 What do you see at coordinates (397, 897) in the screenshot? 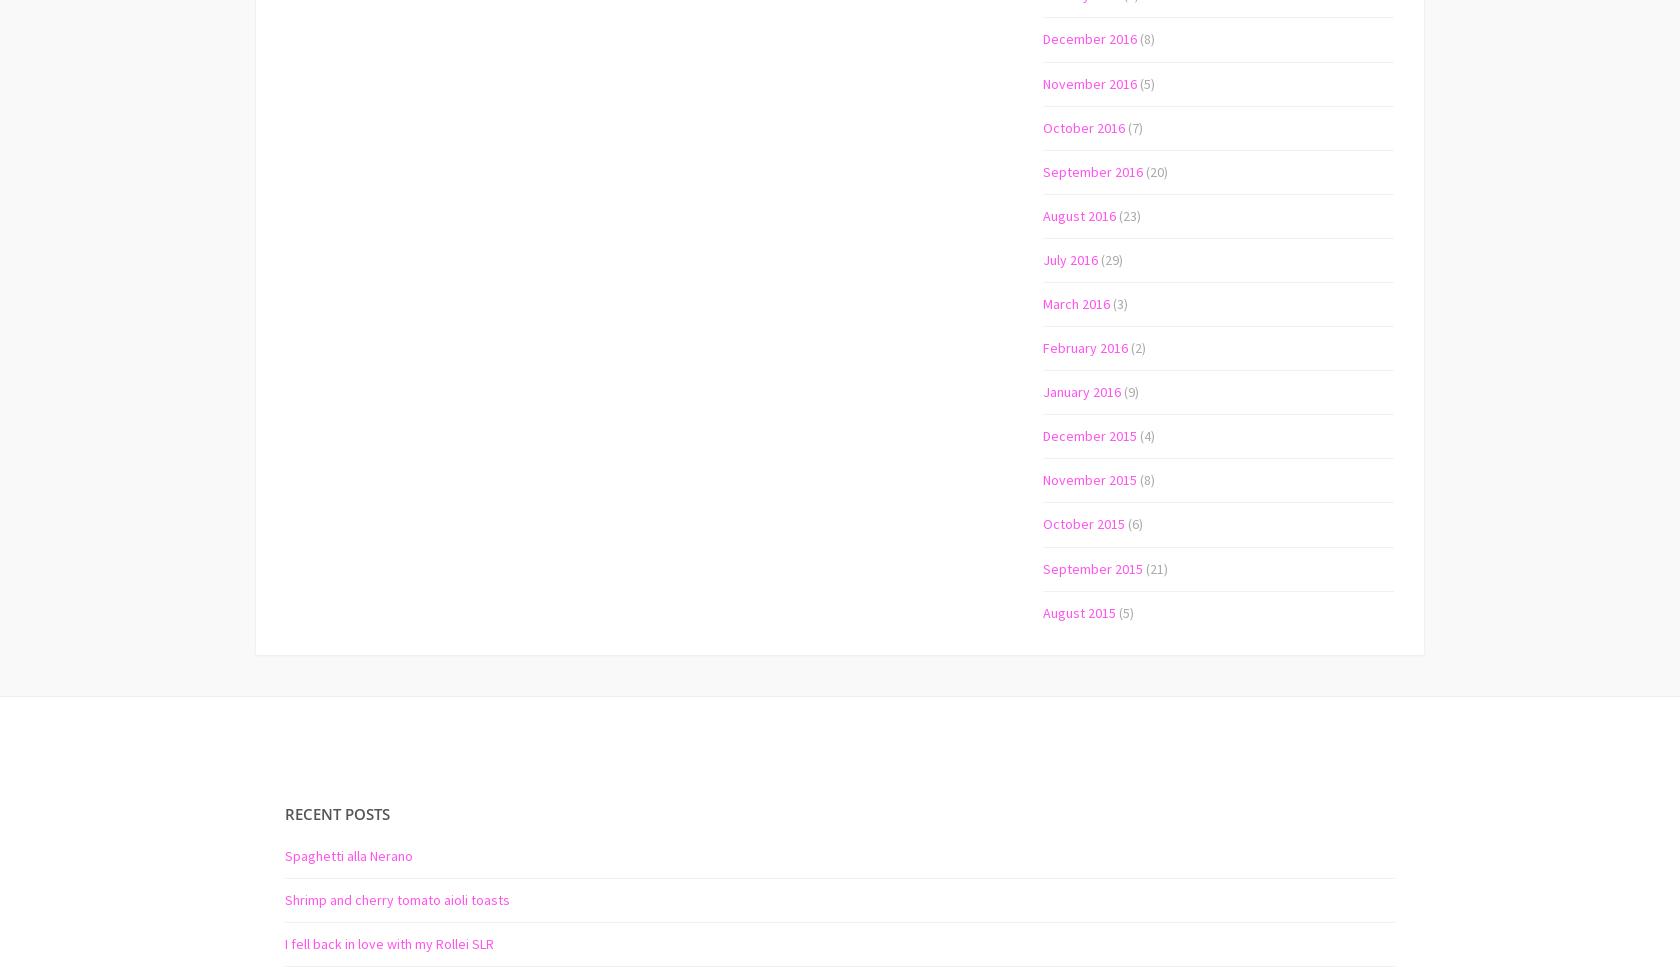
I see `'Shrimp and cherry tomato aioli toasts'` at bounding box center [397, 897].